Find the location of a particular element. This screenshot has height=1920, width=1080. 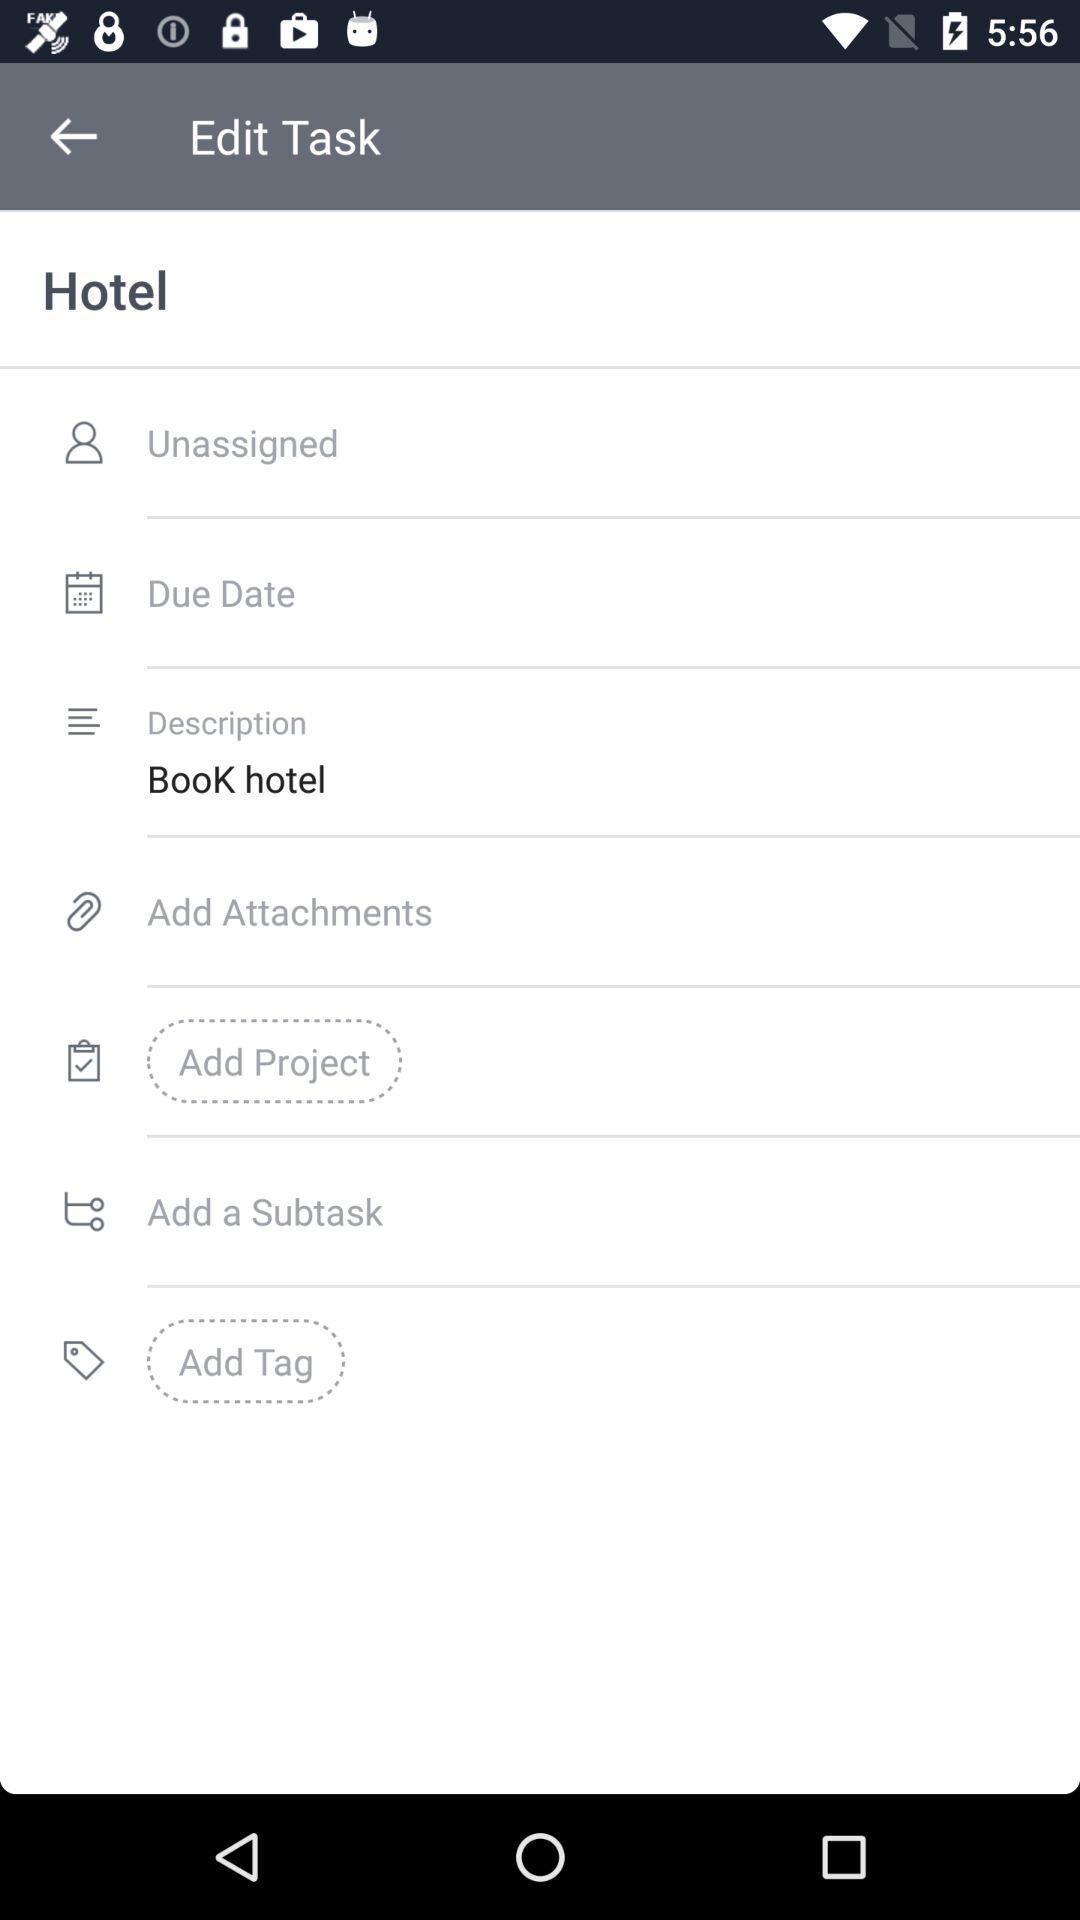

attatchments is located at coordinates (612, 910).